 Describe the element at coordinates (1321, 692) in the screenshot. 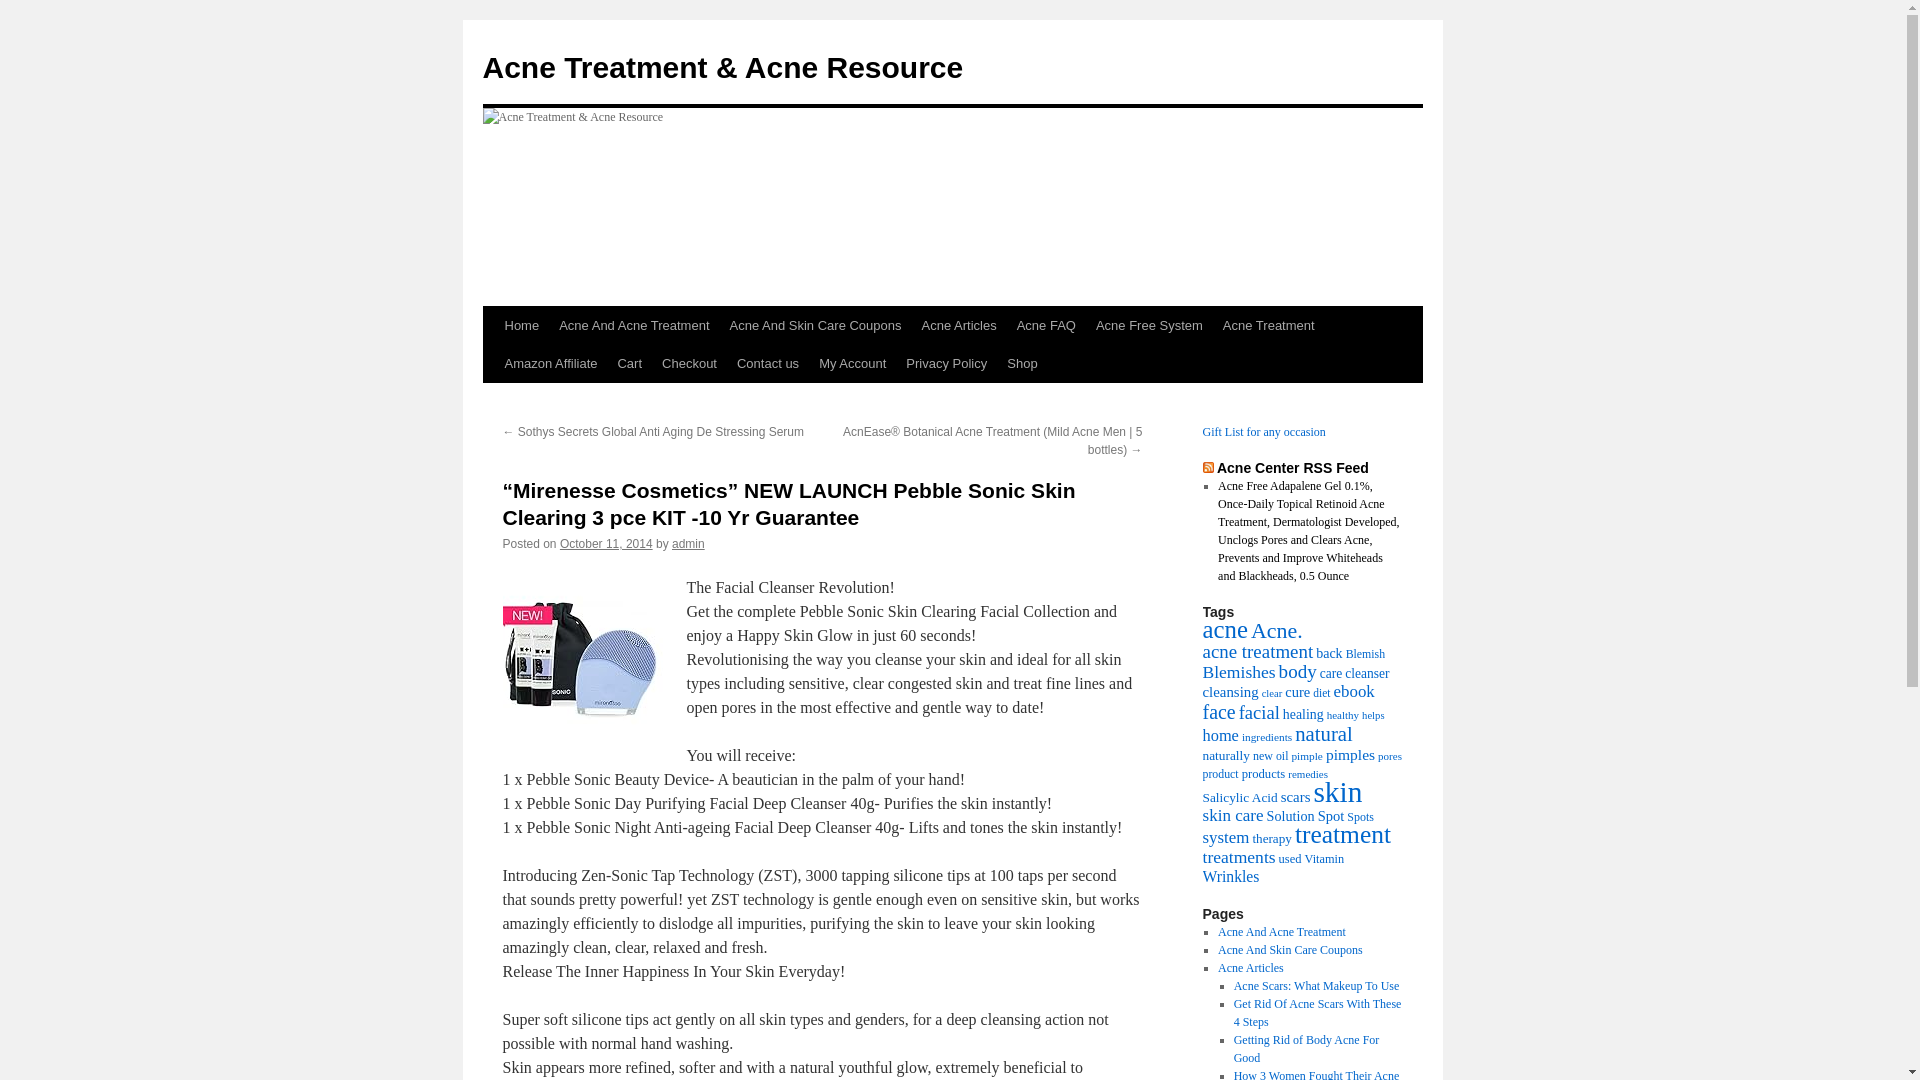

I see `'diet'` at that location.